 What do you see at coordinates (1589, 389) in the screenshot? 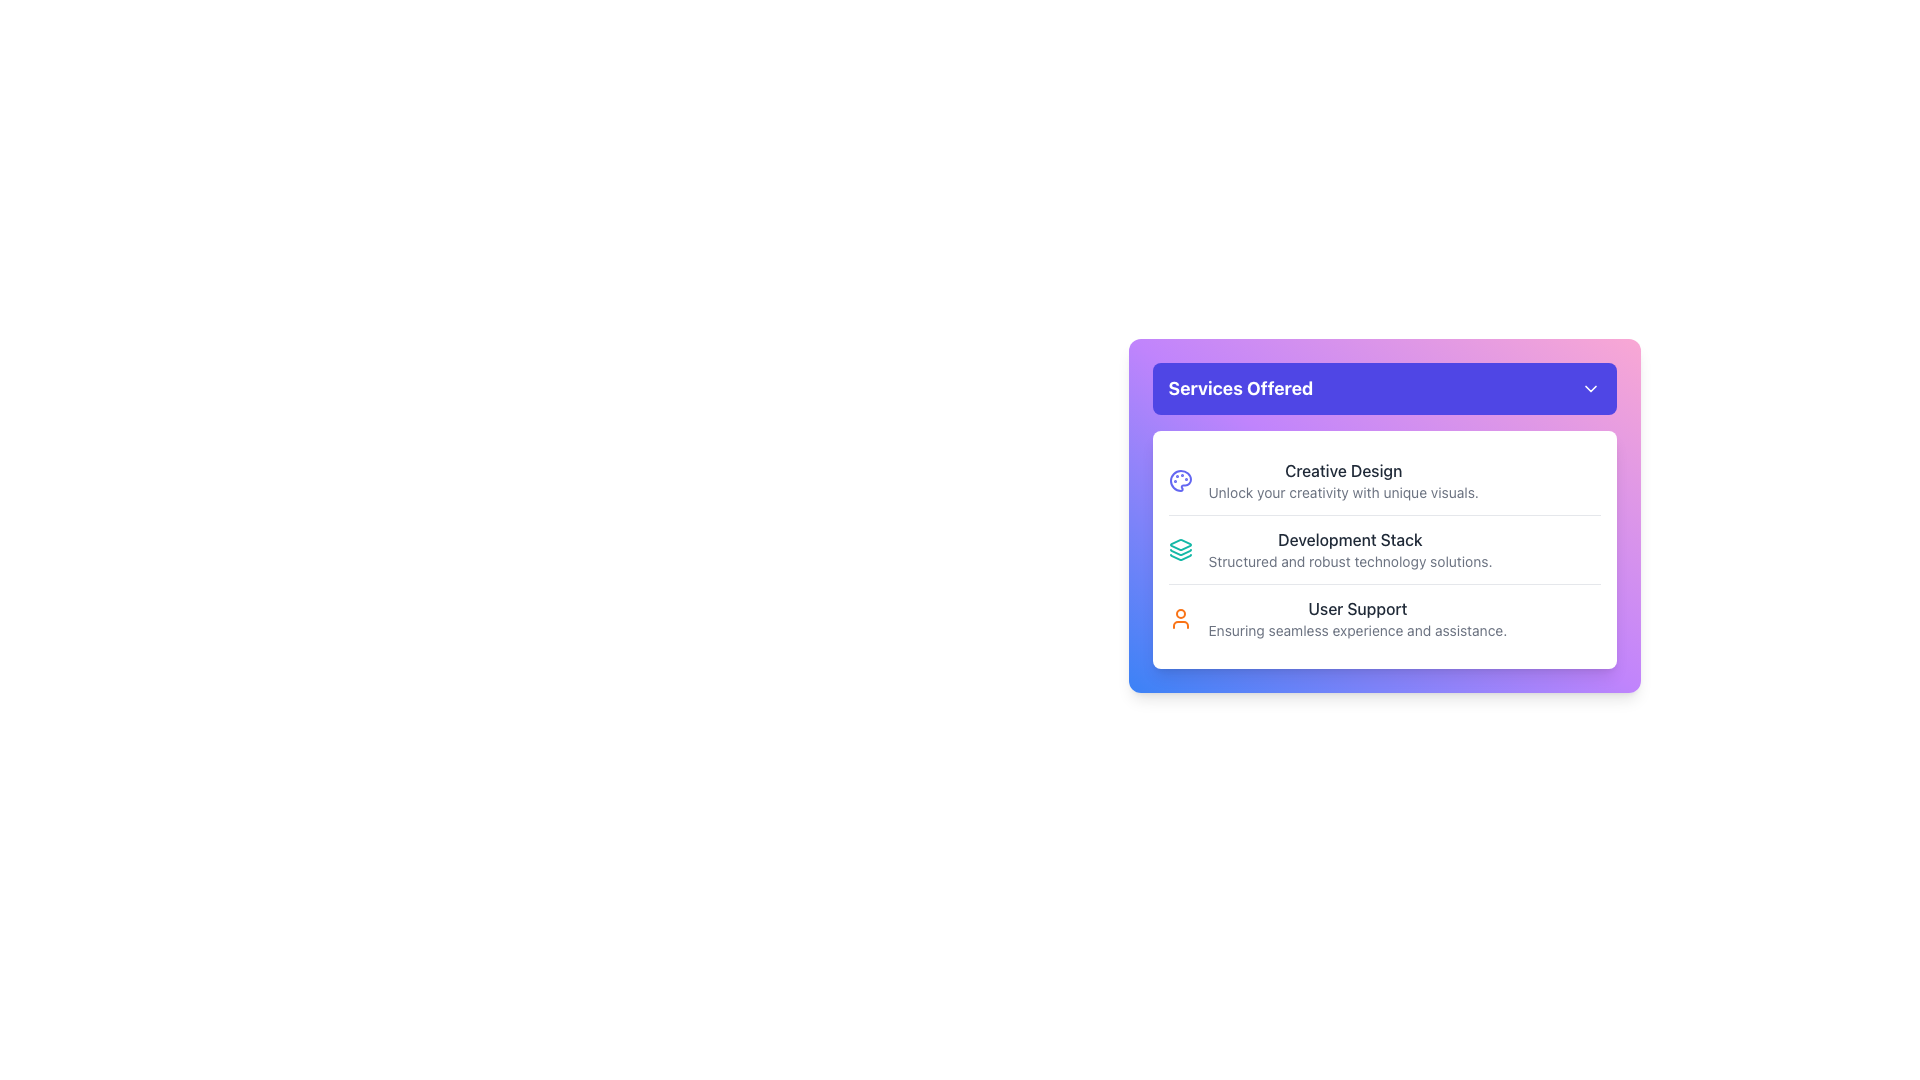
I see `the Chevron-Down icon located on the far right side of the purple header bar labeled 'Services Offered'` at bounding box center [1589, 389].